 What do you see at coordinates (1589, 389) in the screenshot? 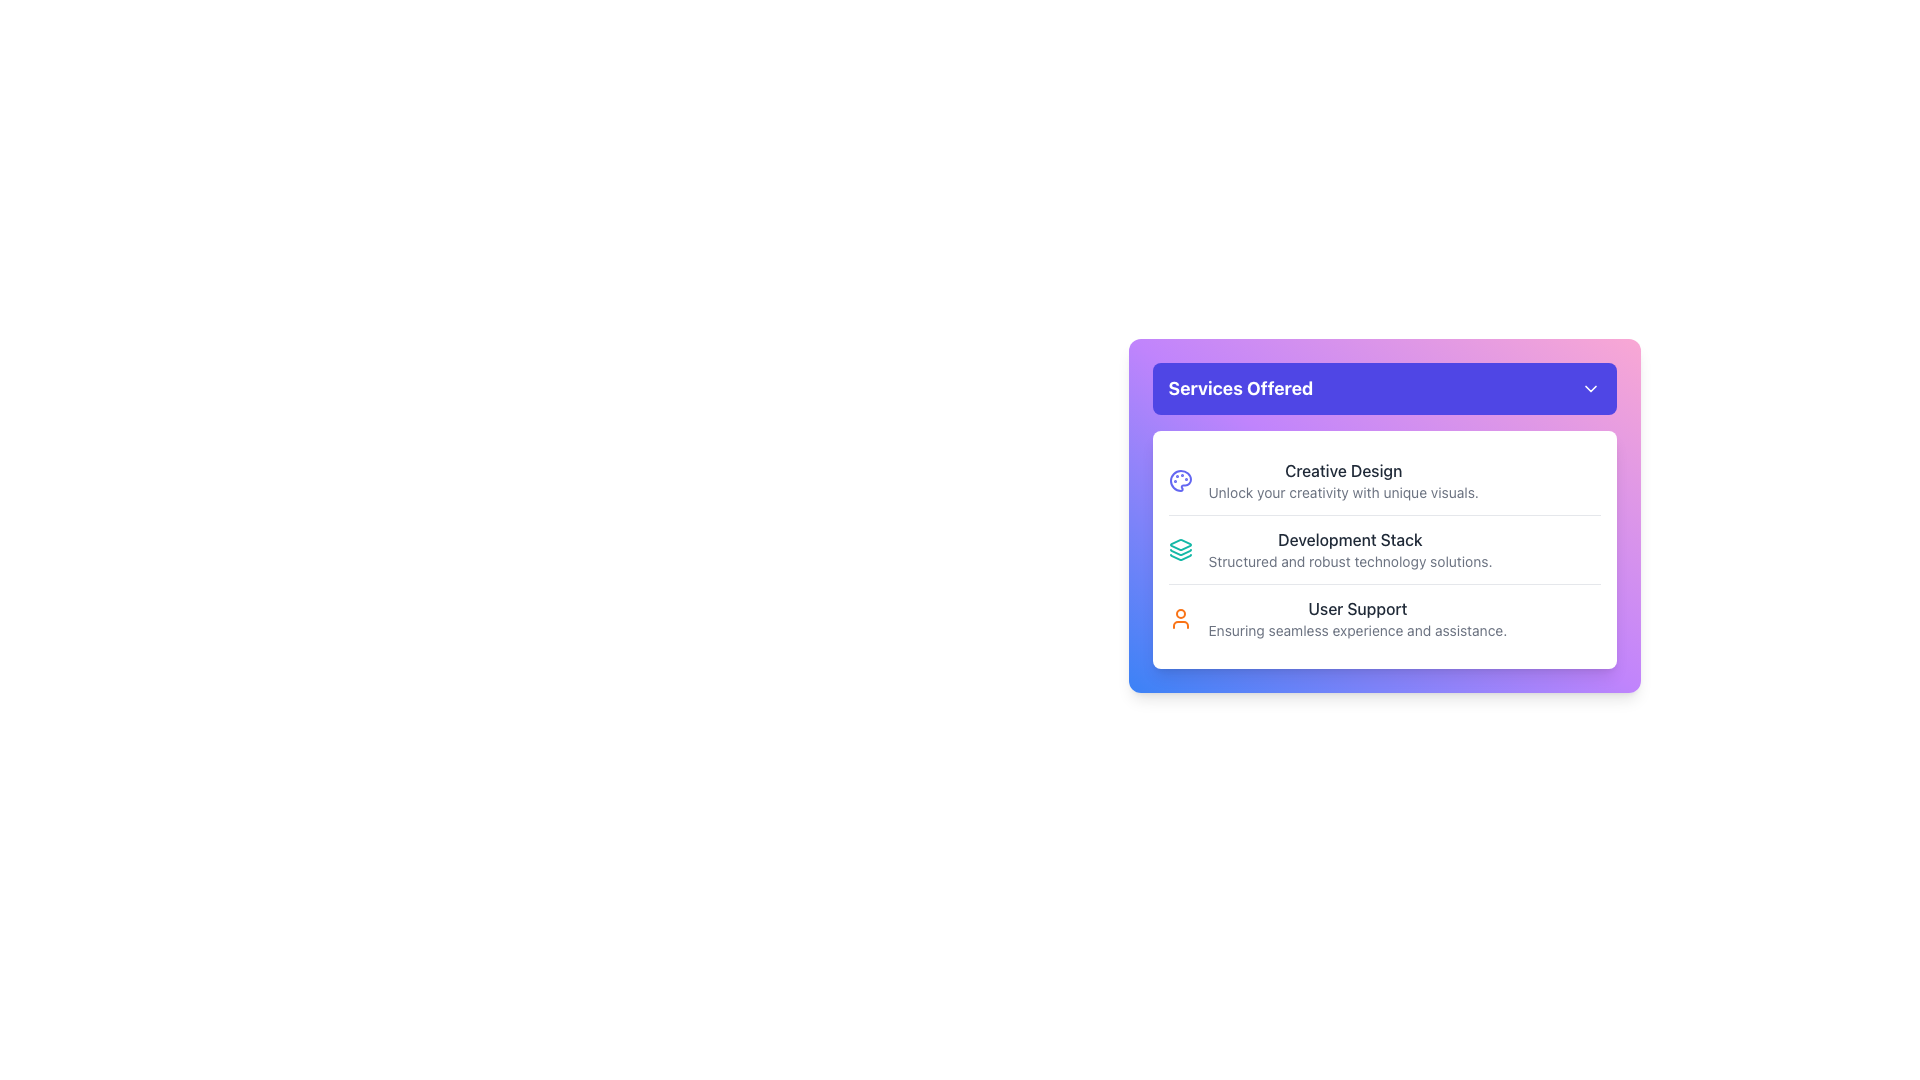
I see `the Chevron-Down icon located on the far right side of the purple header bar labeled 'Services Offered'` at bounding box center [1589, 389].